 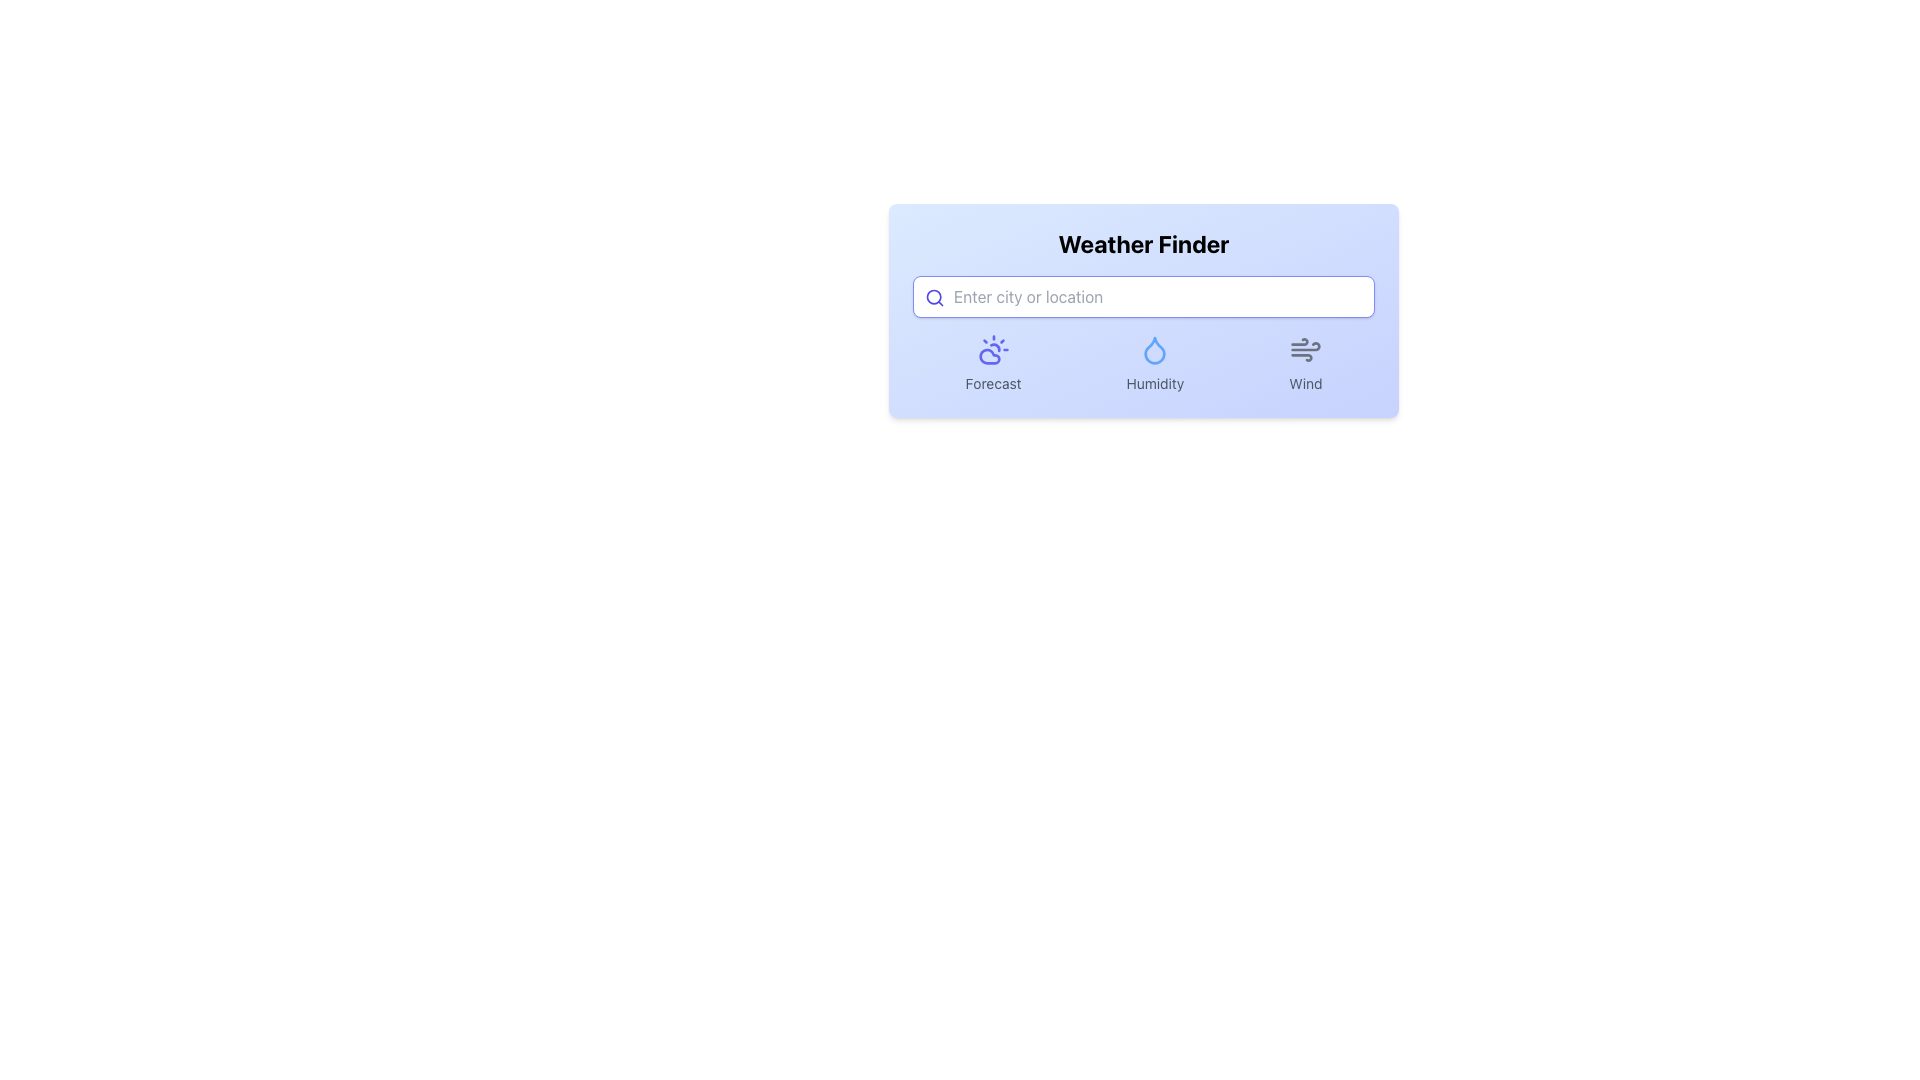 I want to click on the 'Forecast' icon, which serves as a button, so click(x=989, y=355).